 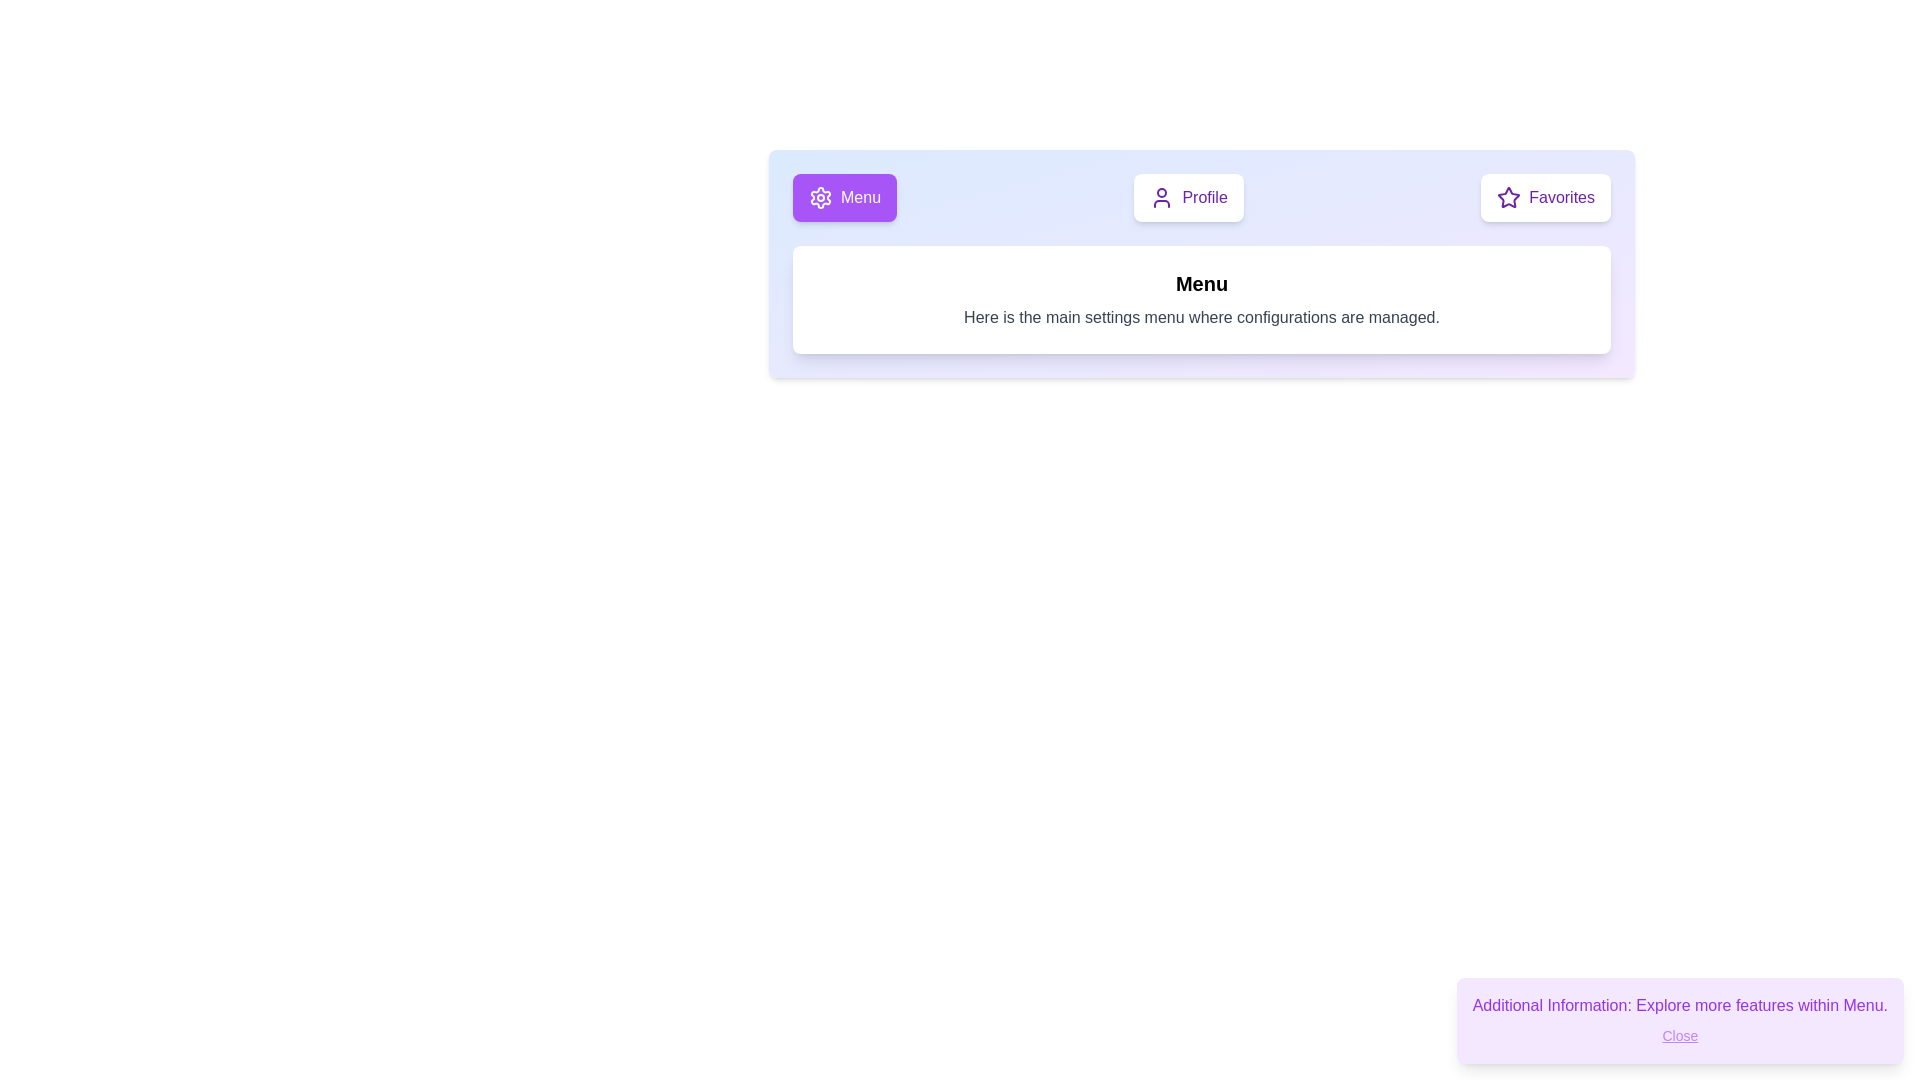 What do you see at coordinates (1200, 316) in the screenshot?
I see `the text element displaying 'Here is the main settings menu where configurations are managed.' which is located beneath the 'Menu' title` at bounding box center [1200, 316].